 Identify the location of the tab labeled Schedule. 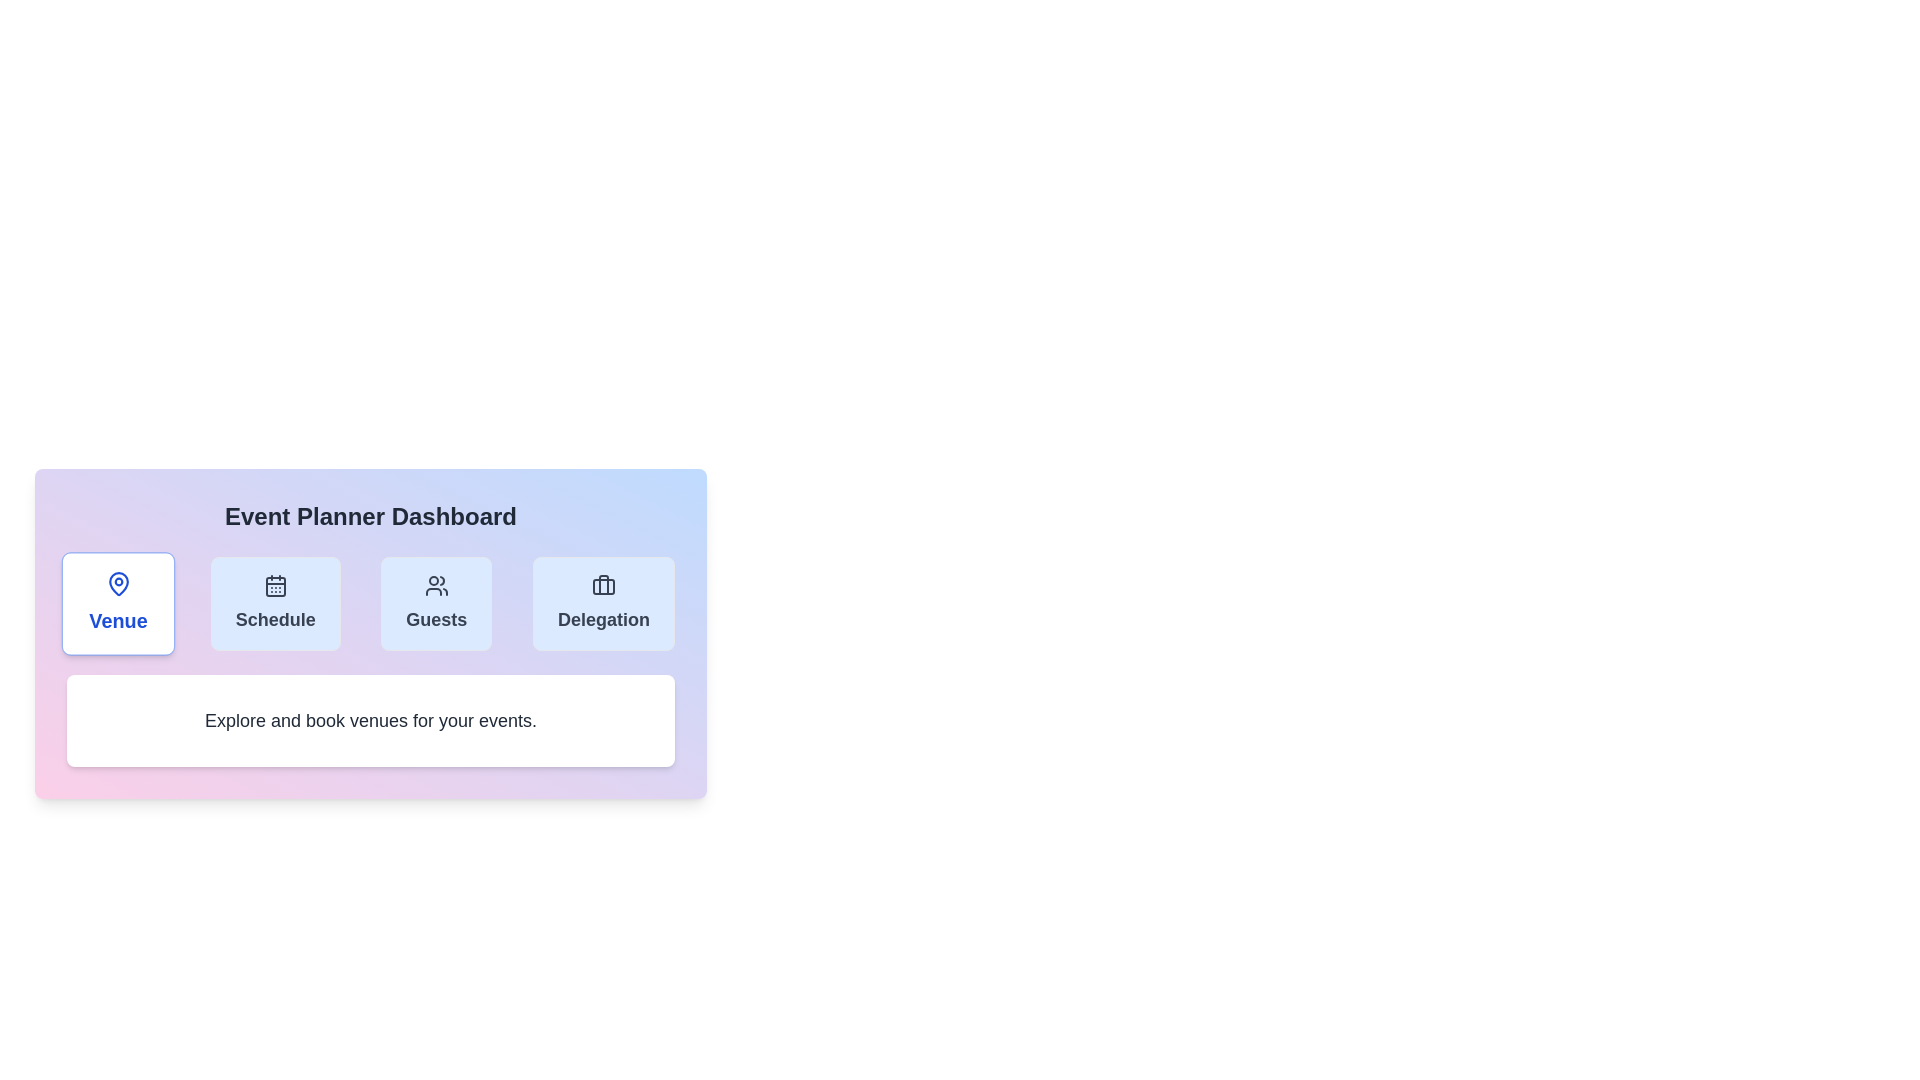
(273, 603).